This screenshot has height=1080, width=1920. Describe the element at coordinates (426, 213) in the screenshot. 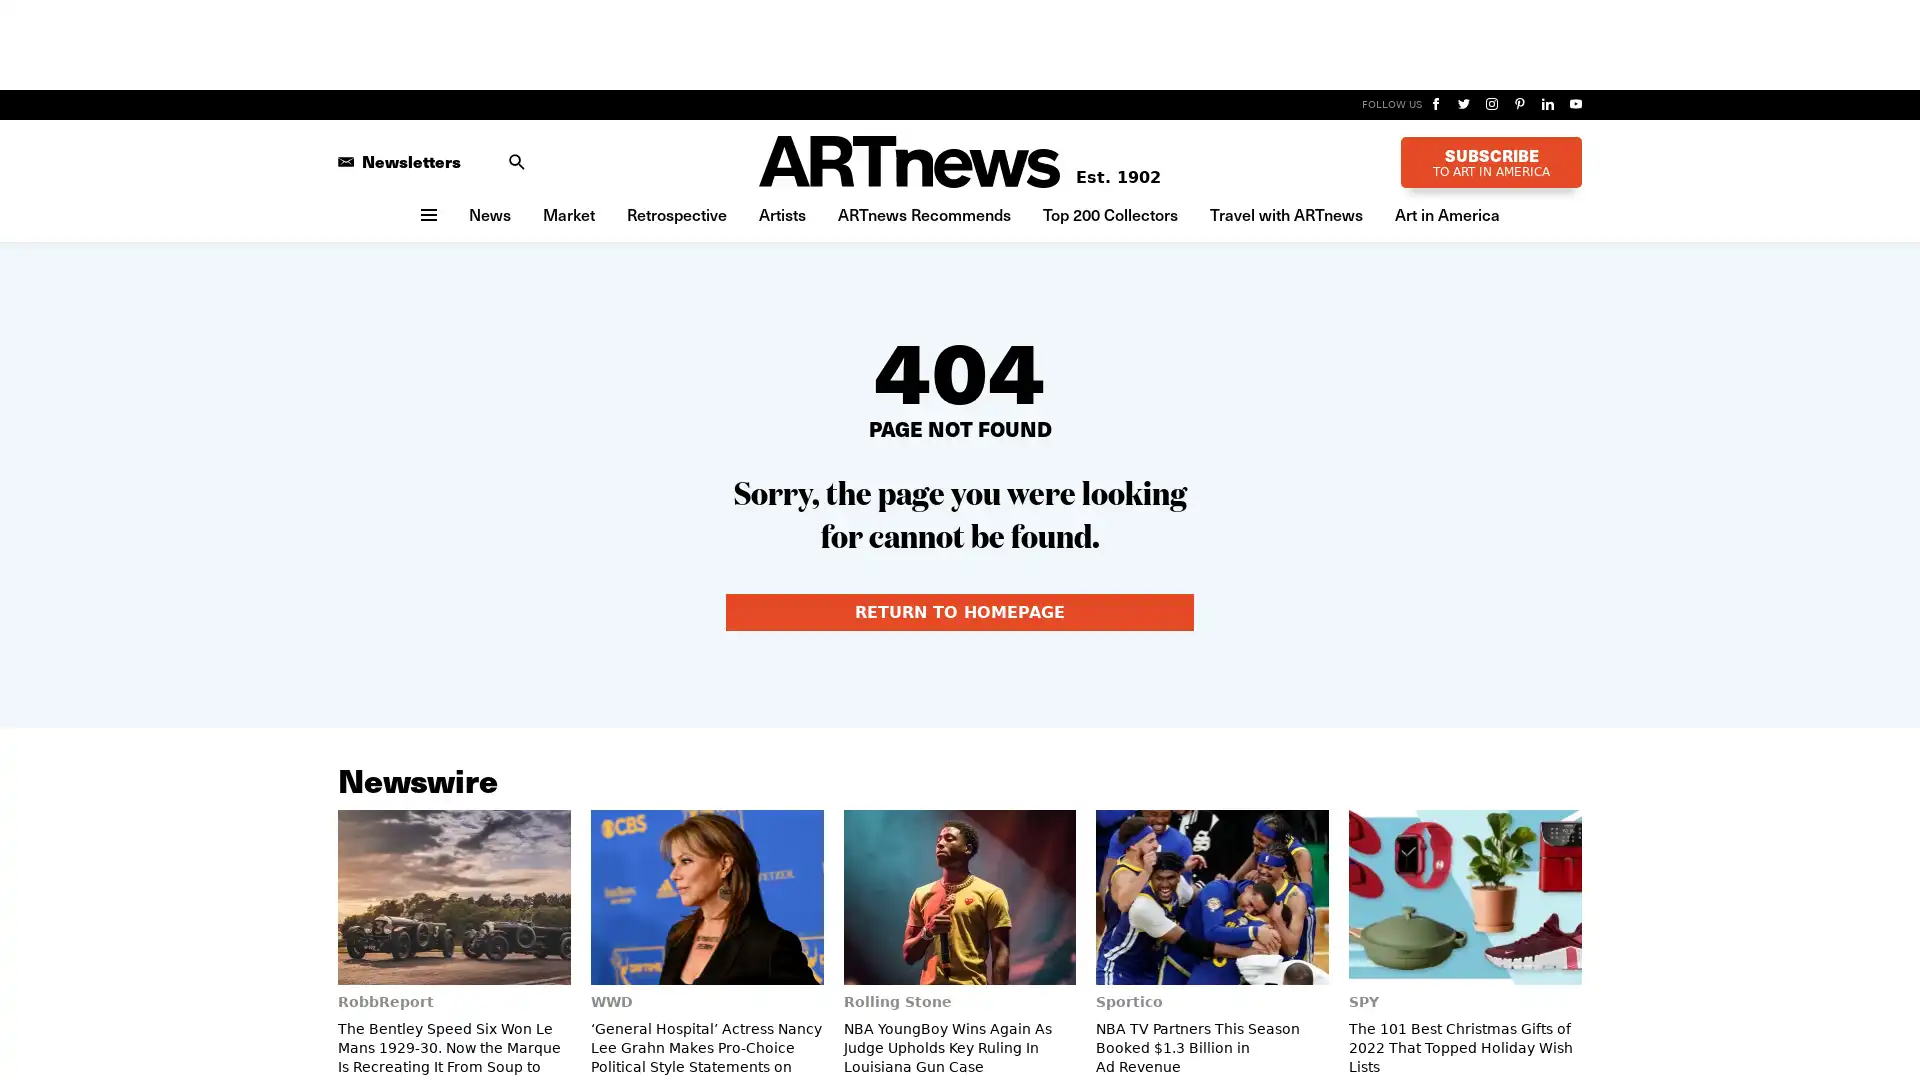

I see `Plus Icon Click to expand the Mega Menu` at that location.